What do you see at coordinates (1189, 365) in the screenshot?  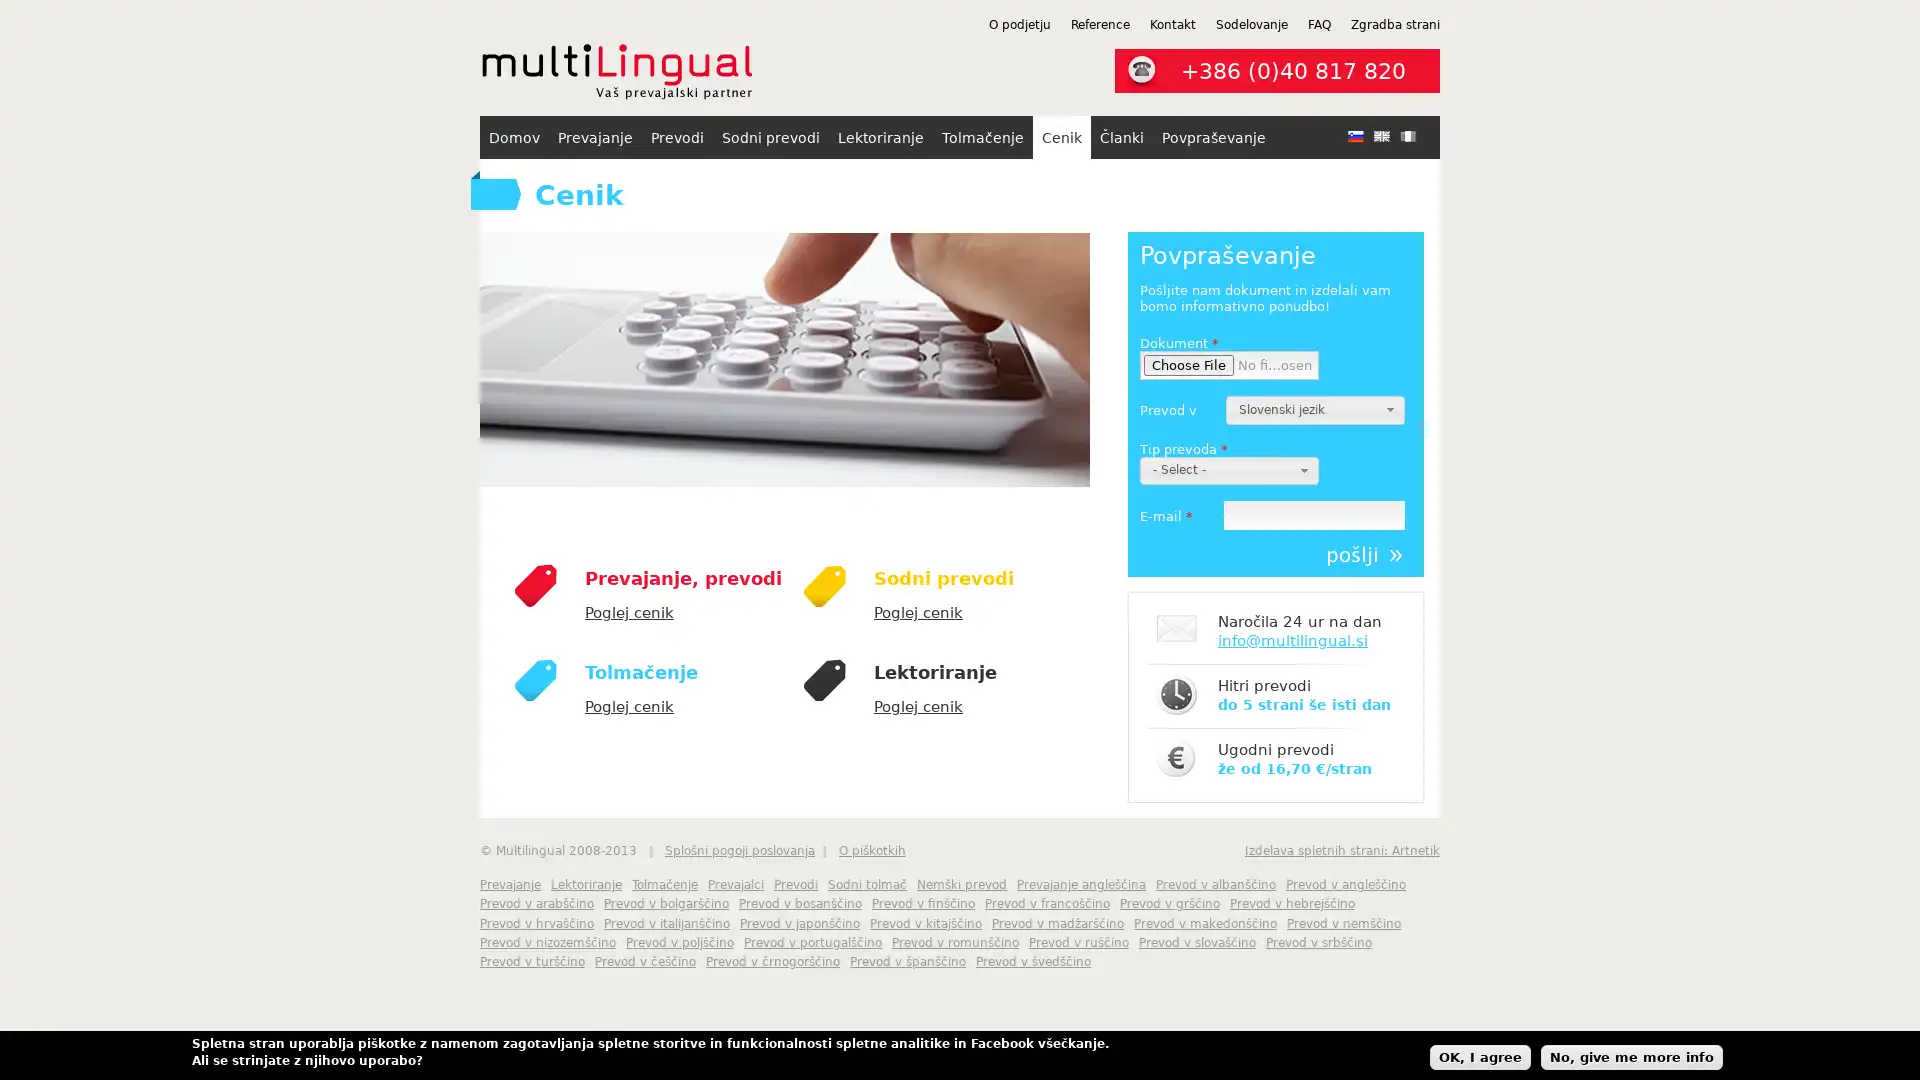 I see `Choose File` at bounding box center [1189, 365].